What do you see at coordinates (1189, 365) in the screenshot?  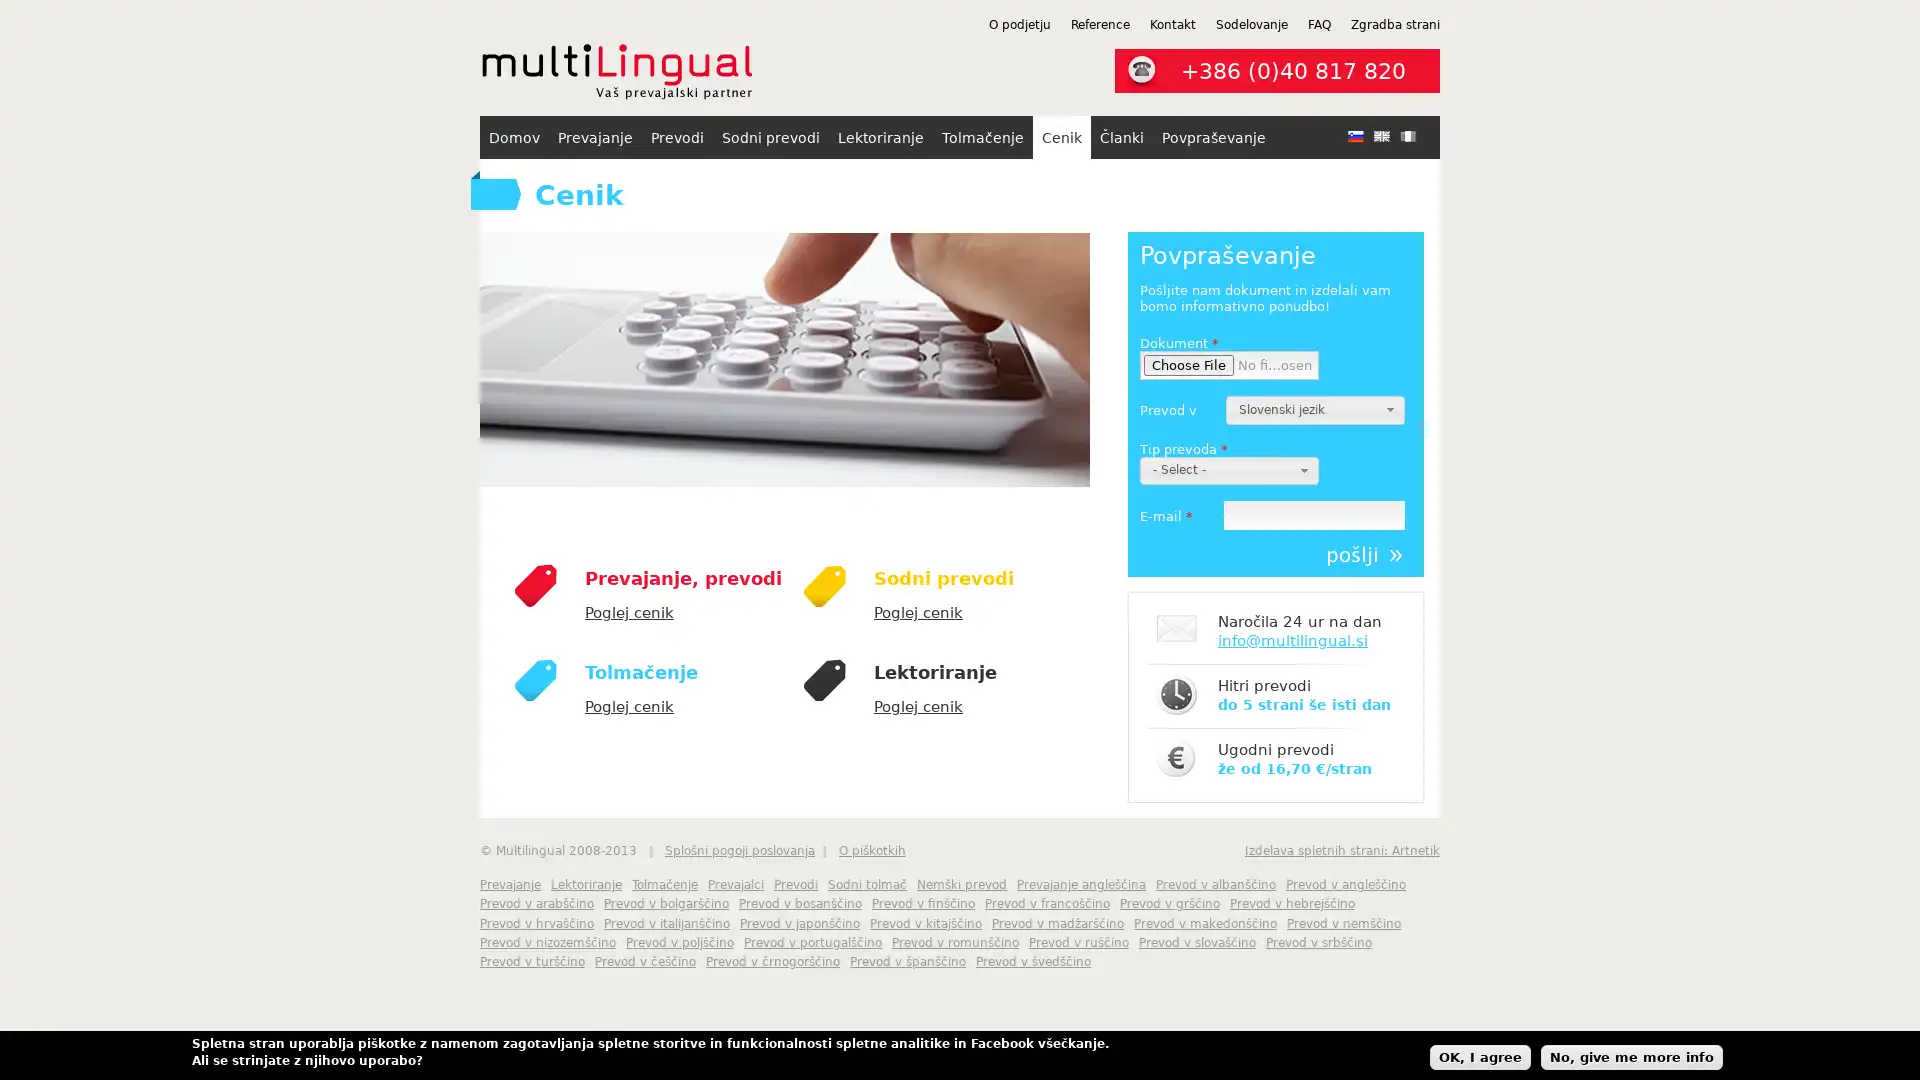 I see `Choose File` at bounding box center [1189, 365].